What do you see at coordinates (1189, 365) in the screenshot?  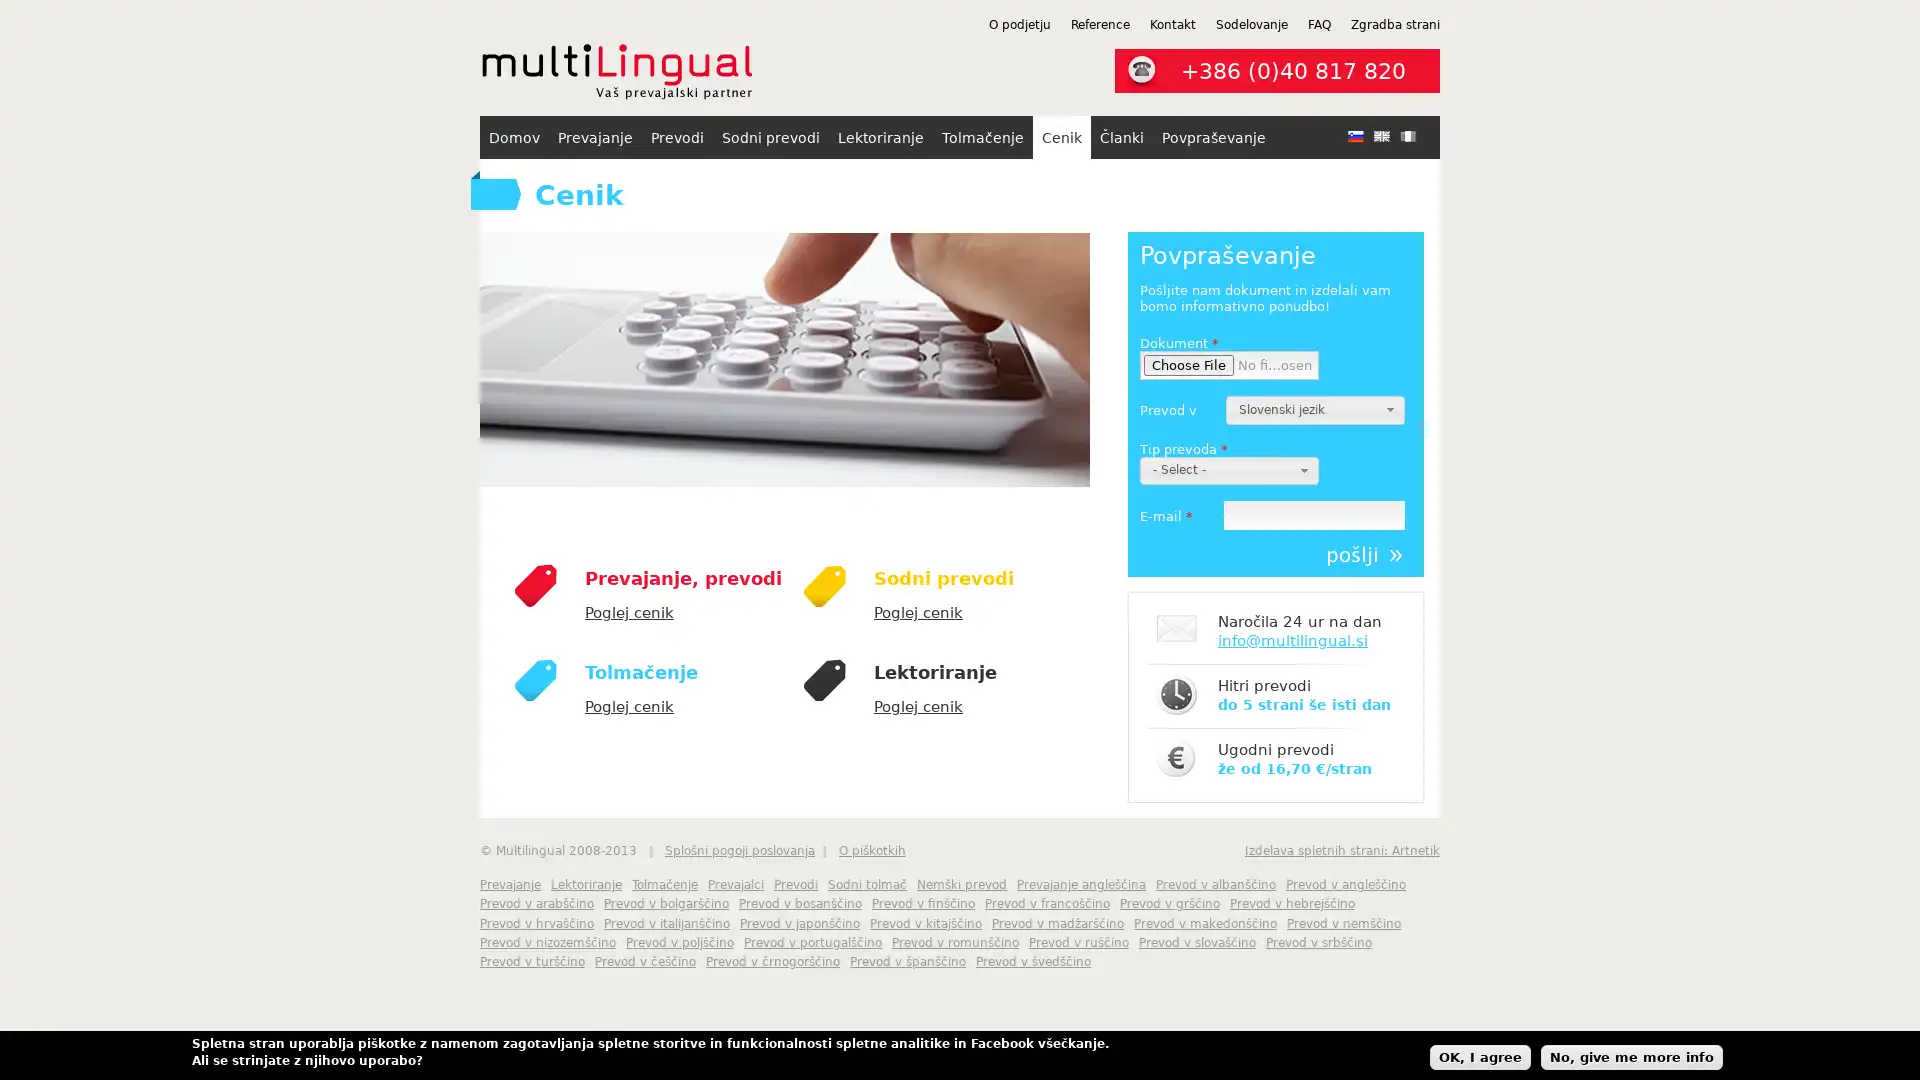 I see `Choose File` at bounding box center [1189, 365].